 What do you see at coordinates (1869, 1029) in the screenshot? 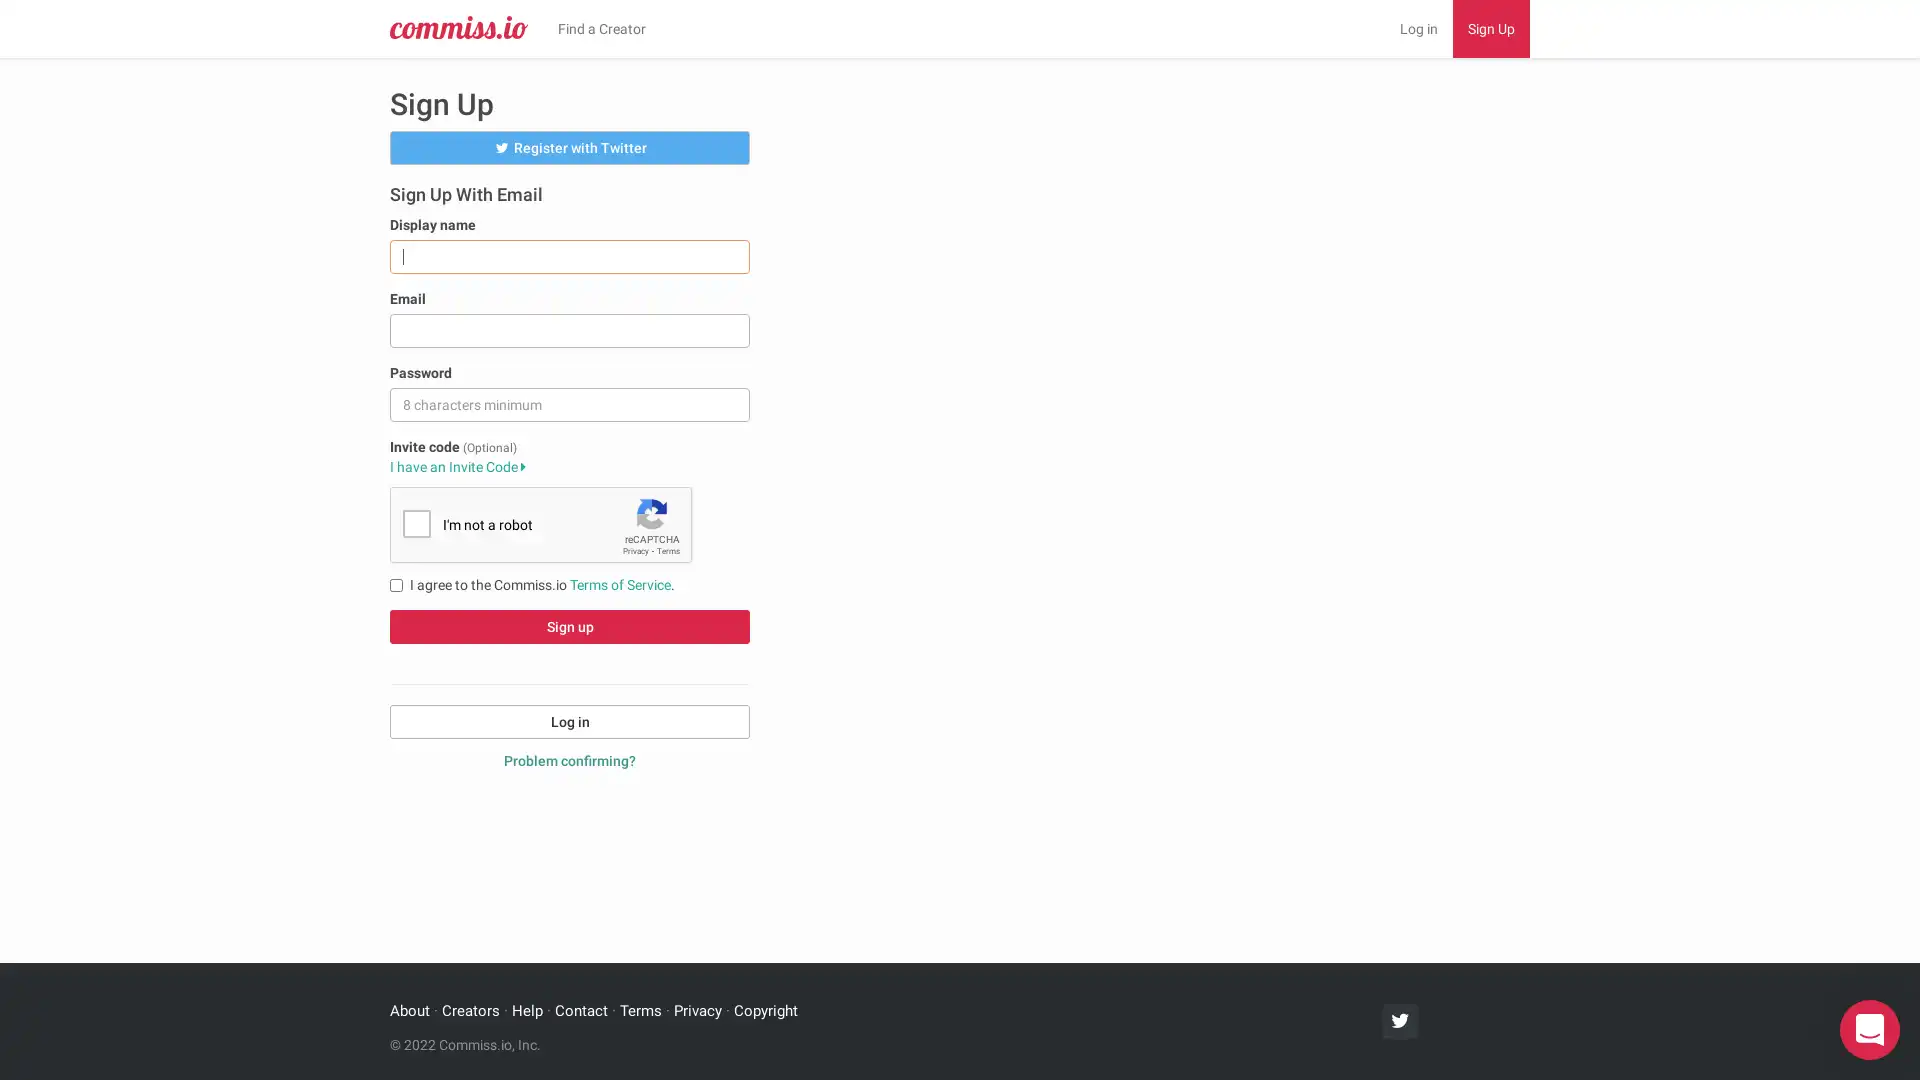
I see `Open Intercom Messenger` at bounding box center [1869, 1029].